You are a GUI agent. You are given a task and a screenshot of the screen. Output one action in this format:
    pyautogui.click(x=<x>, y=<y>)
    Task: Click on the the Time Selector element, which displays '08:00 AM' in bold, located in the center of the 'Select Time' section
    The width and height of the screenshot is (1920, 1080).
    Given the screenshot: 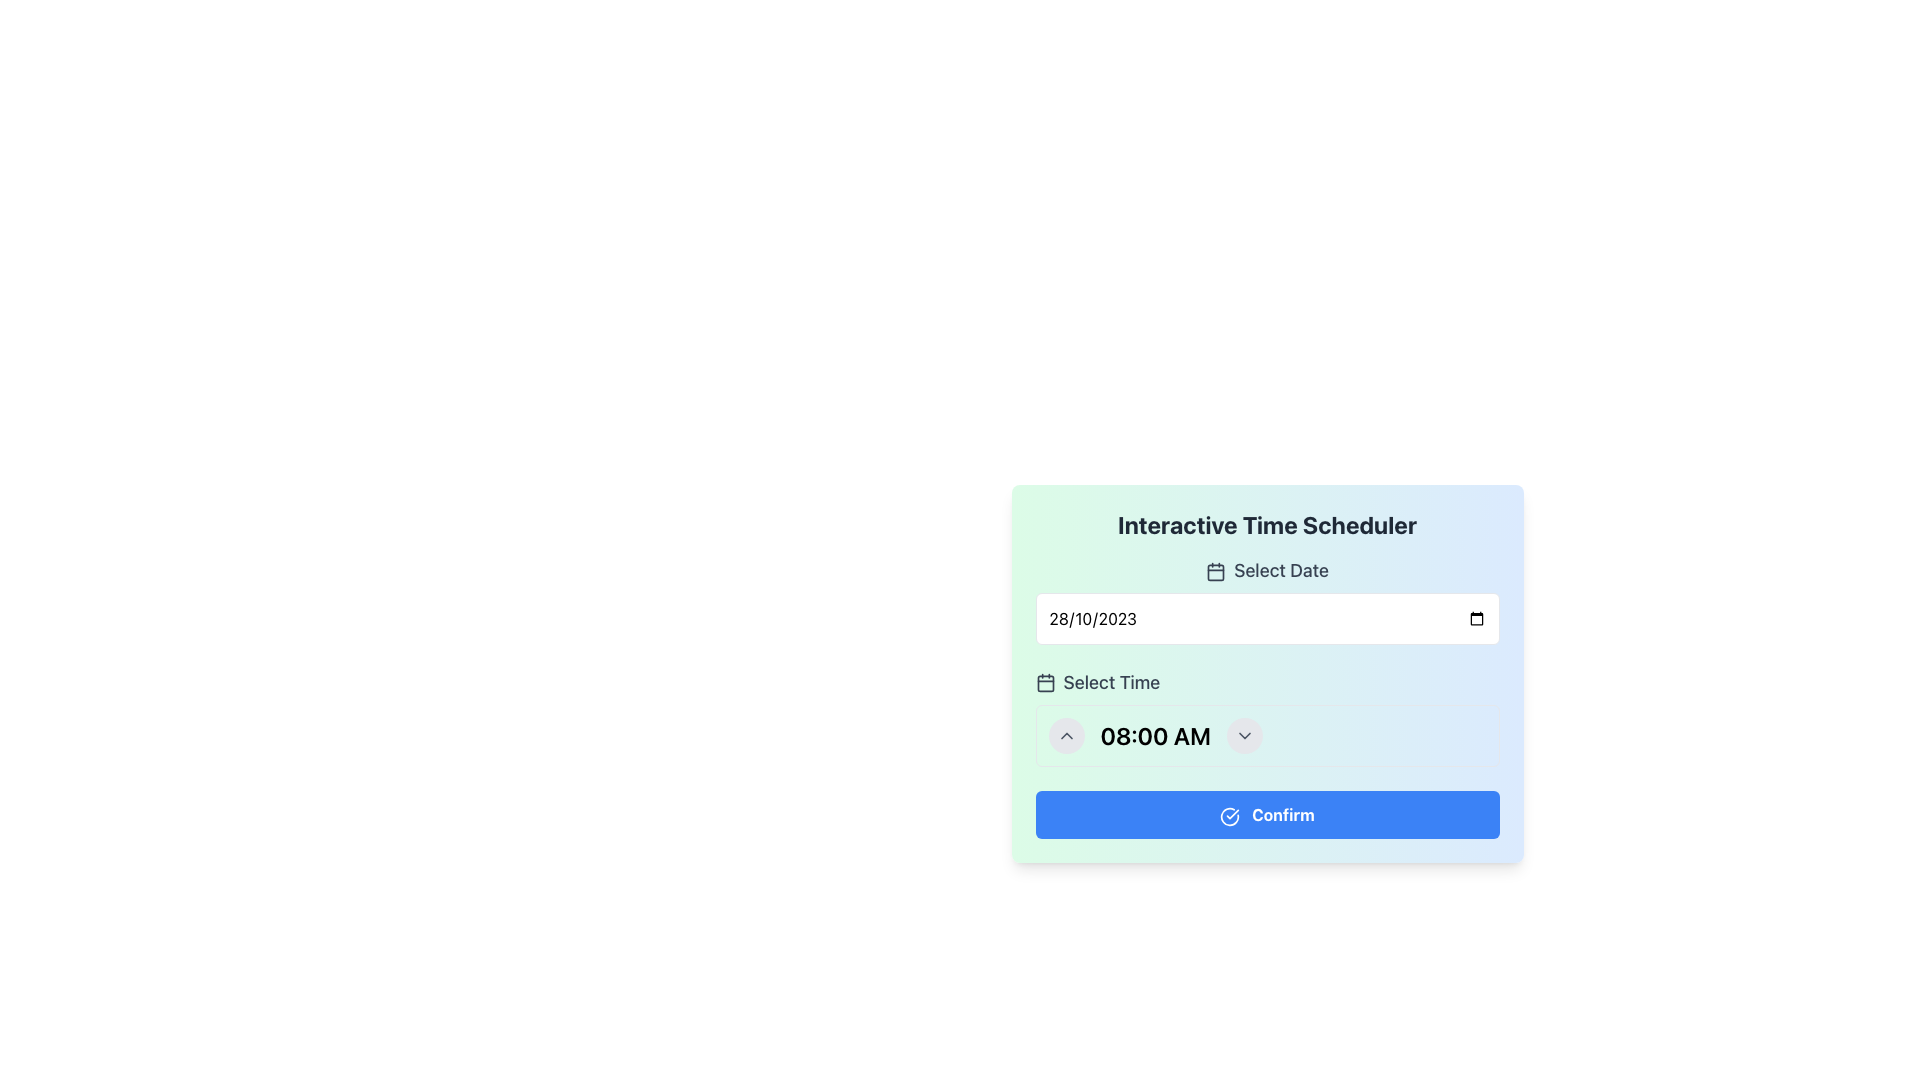 What is the action you would take?
    pyautogui.click(x=1266, y=736)
    